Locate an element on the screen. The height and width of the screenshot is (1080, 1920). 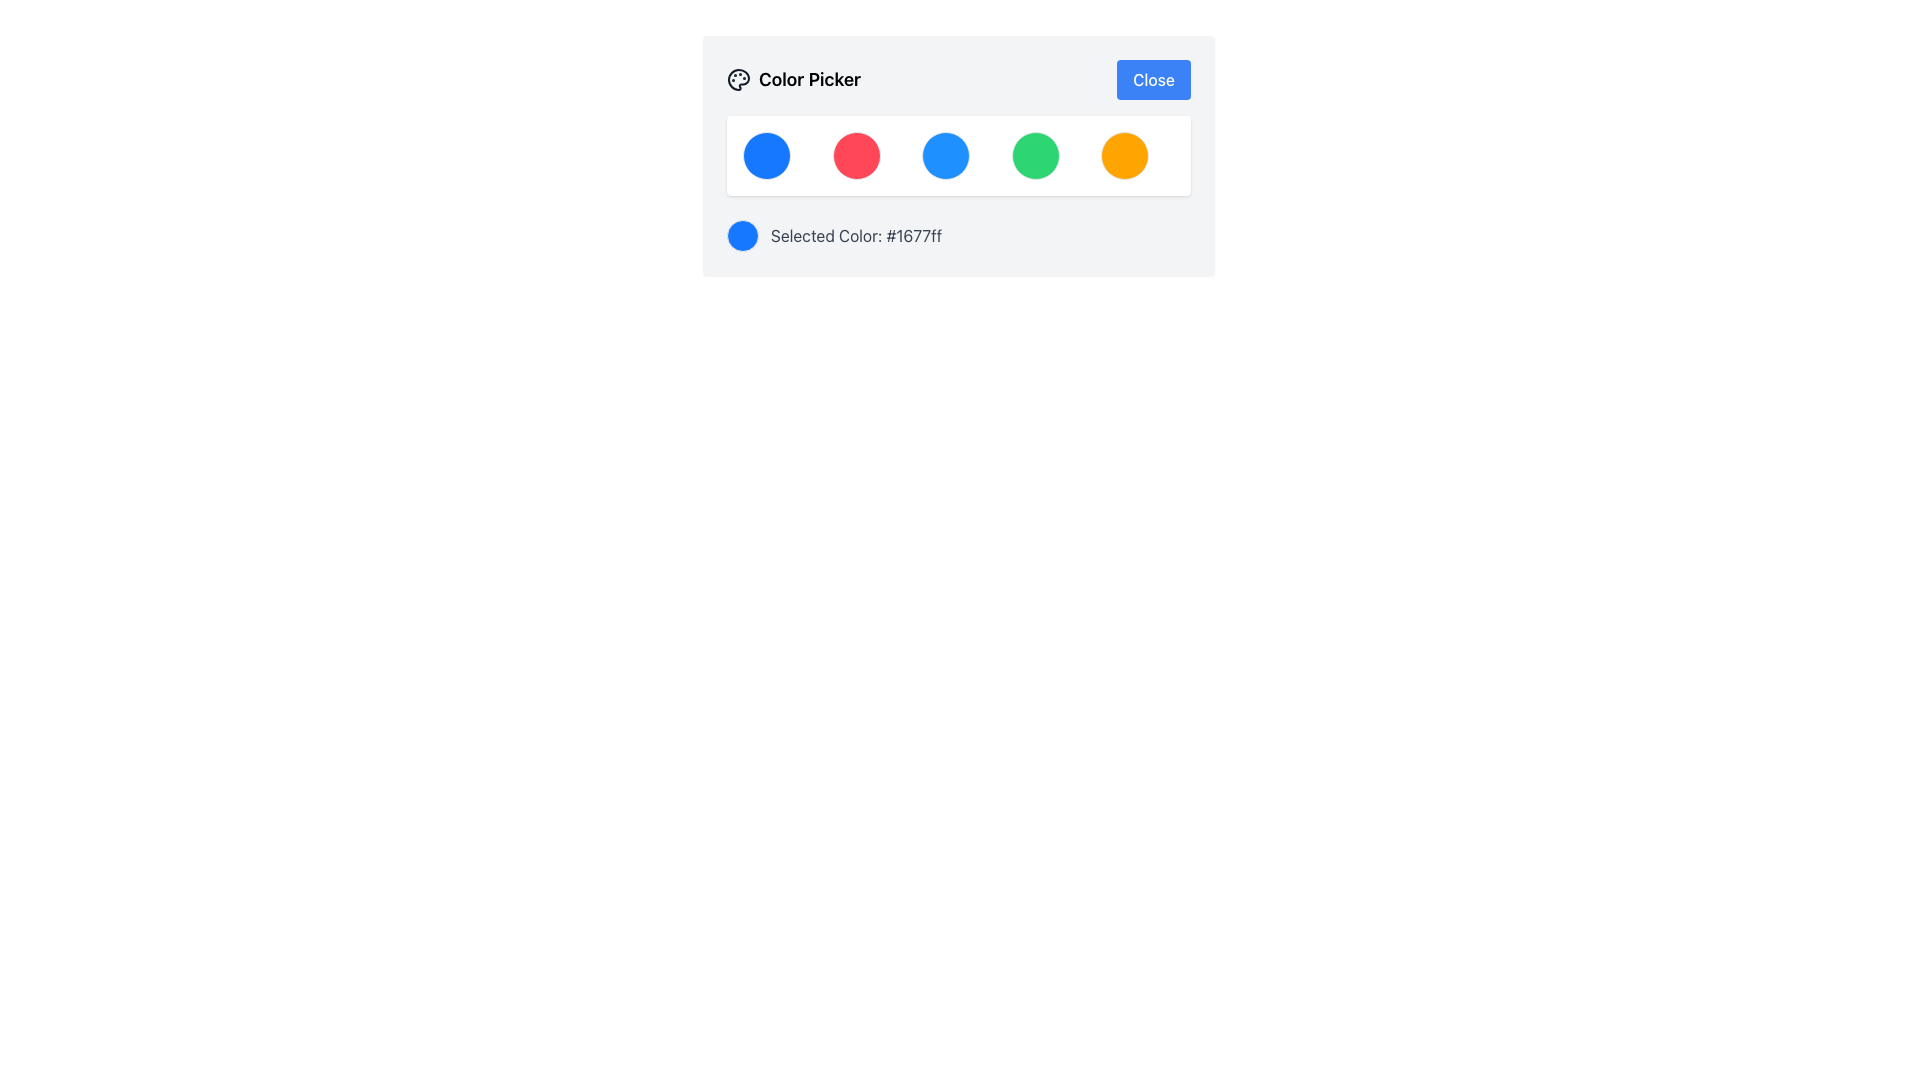
the second circular button in the color selection grid is located at coordinates (856, 154).